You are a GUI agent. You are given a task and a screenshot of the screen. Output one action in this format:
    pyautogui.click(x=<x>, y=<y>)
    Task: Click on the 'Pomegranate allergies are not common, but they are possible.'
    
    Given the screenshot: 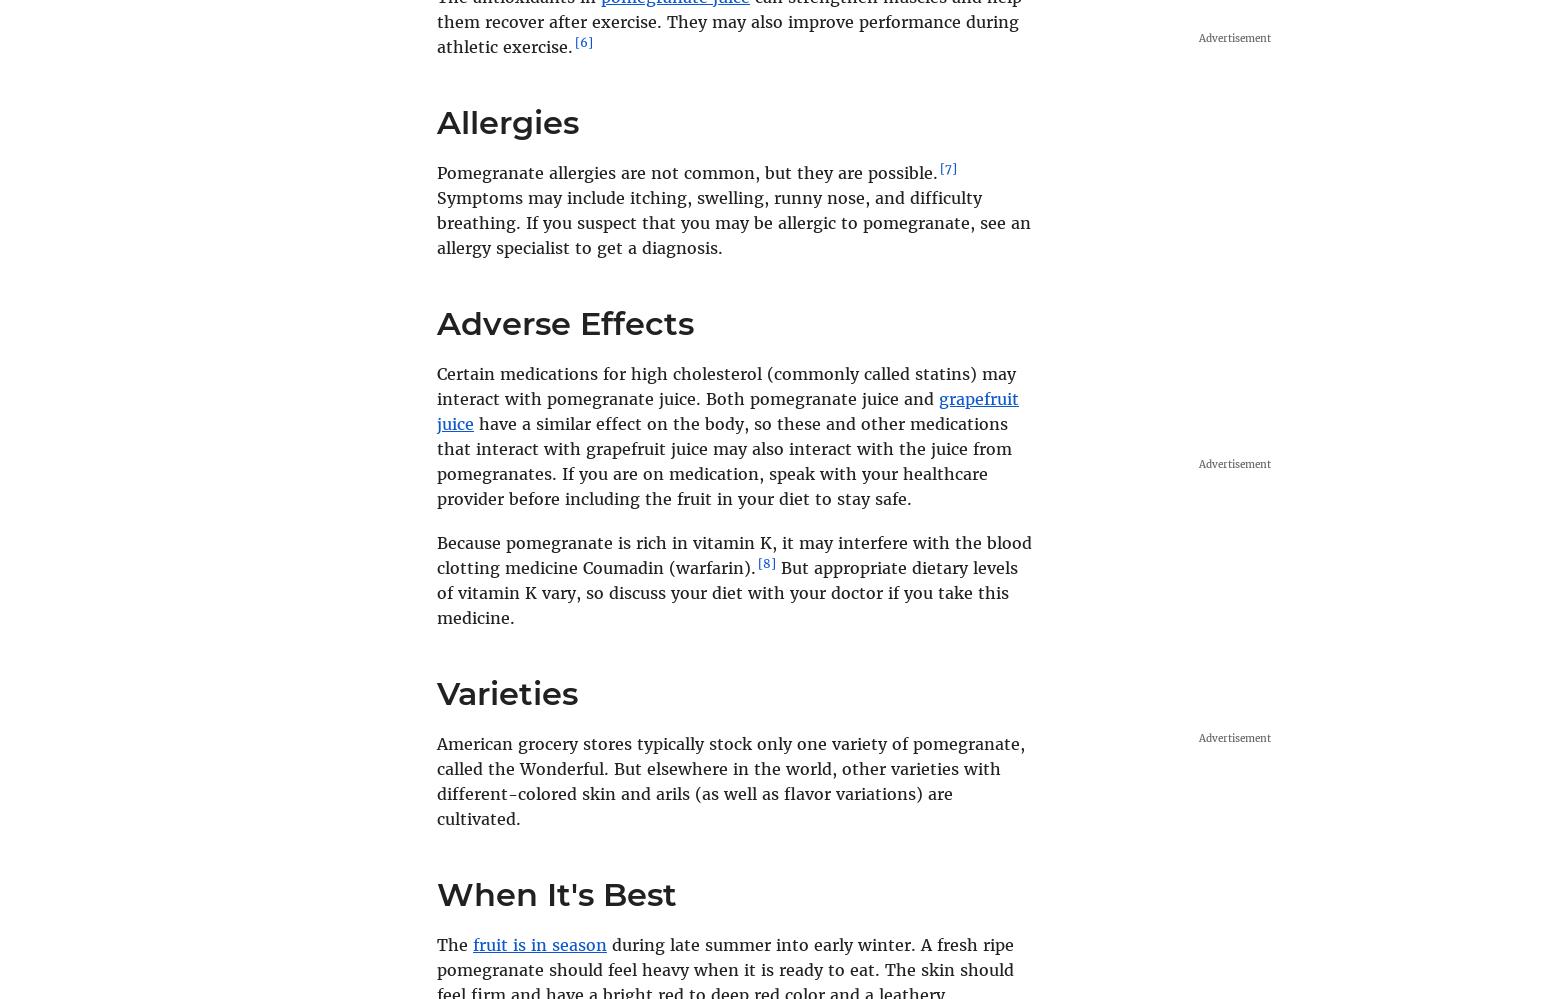 What is the action you would take?
    pyautogui.click(x=436, y=172)
    